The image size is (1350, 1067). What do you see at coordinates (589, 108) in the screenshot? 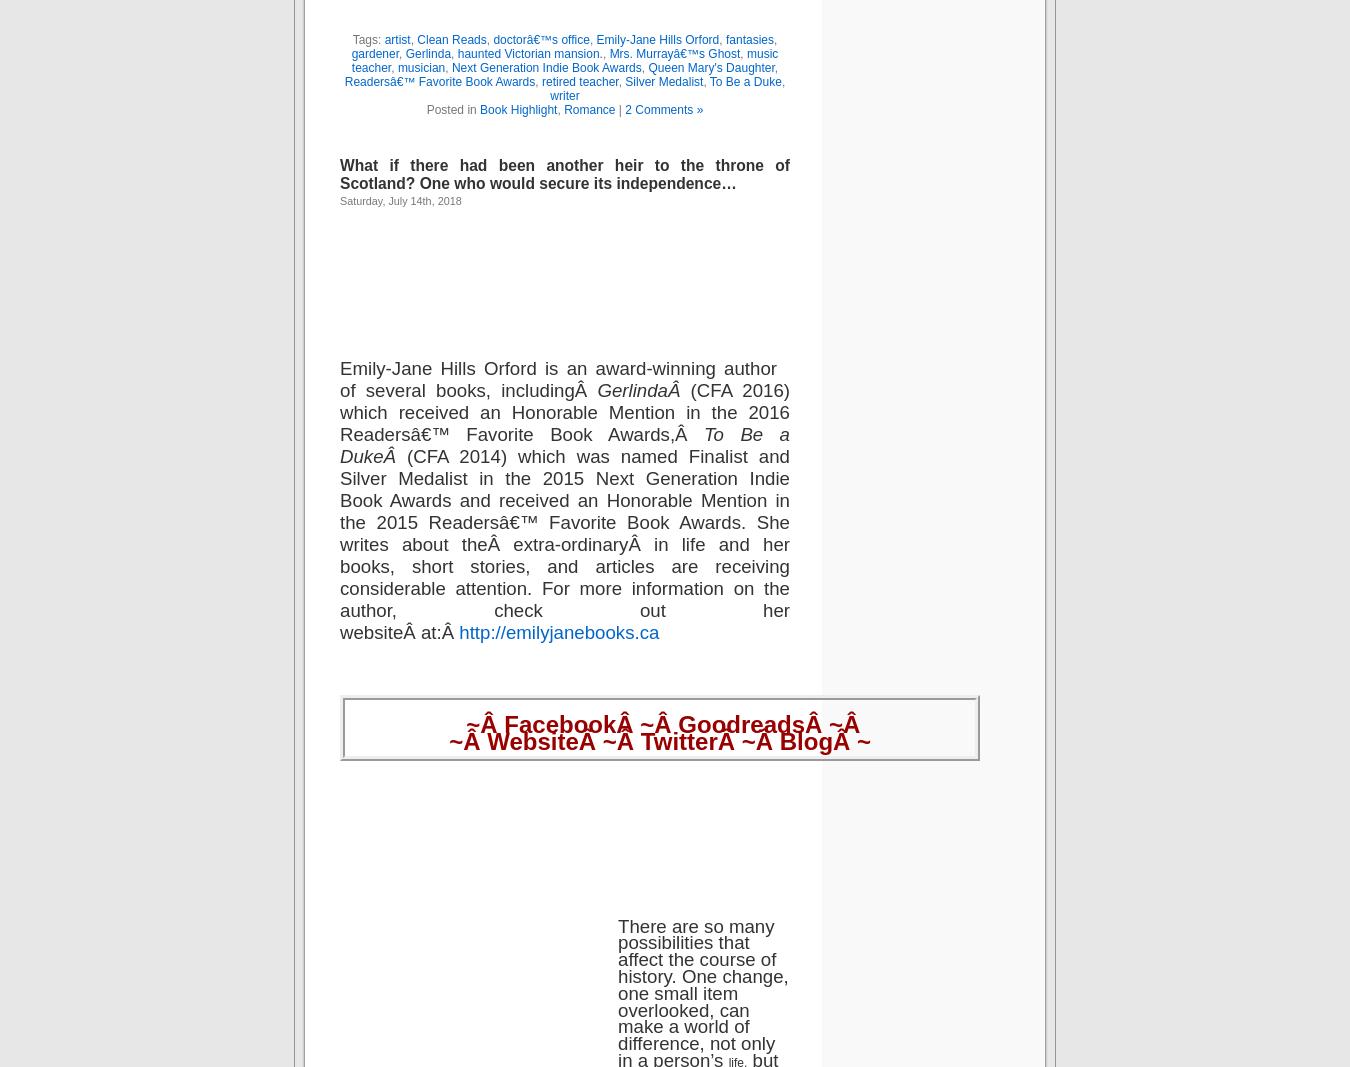
I see `'Romance'` at bounding box center [589, 108].